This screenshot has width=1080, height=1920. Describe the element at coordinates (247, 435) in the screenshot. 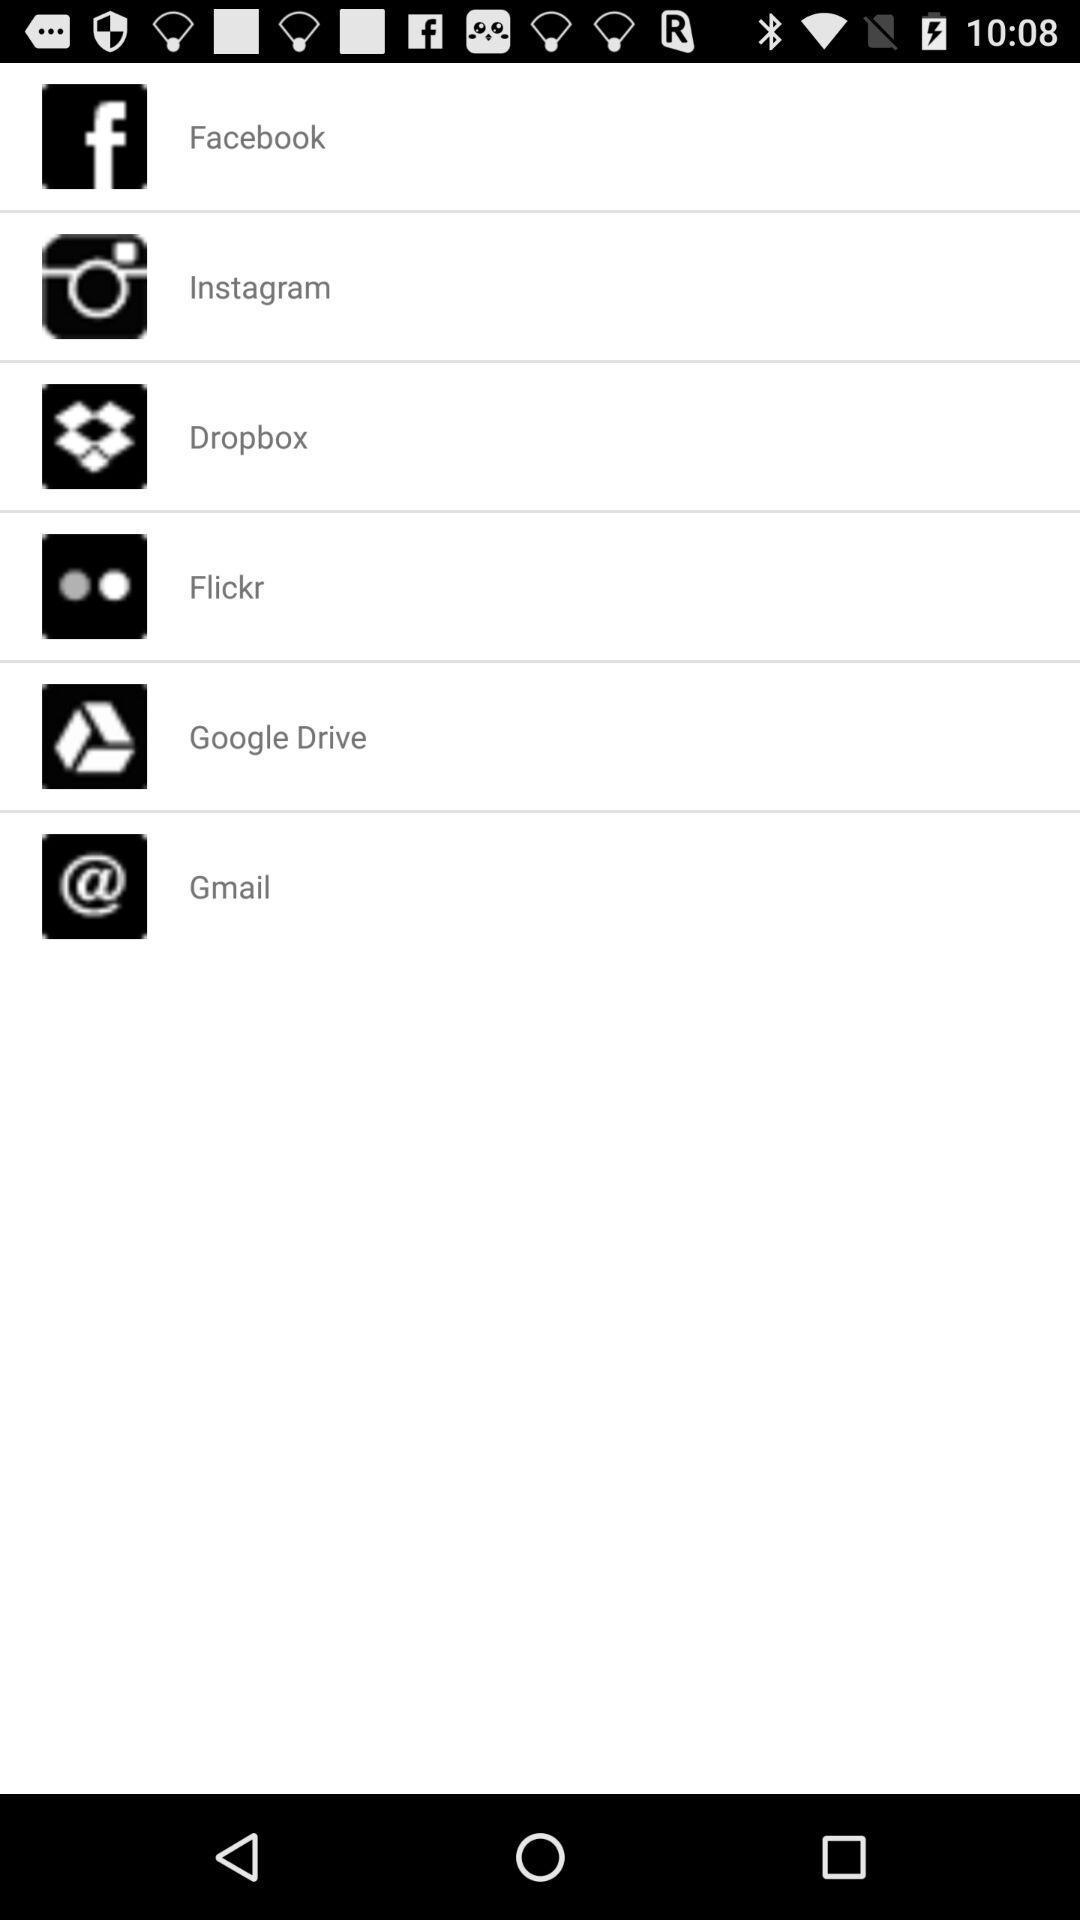

I see `the dropbox` at that location.